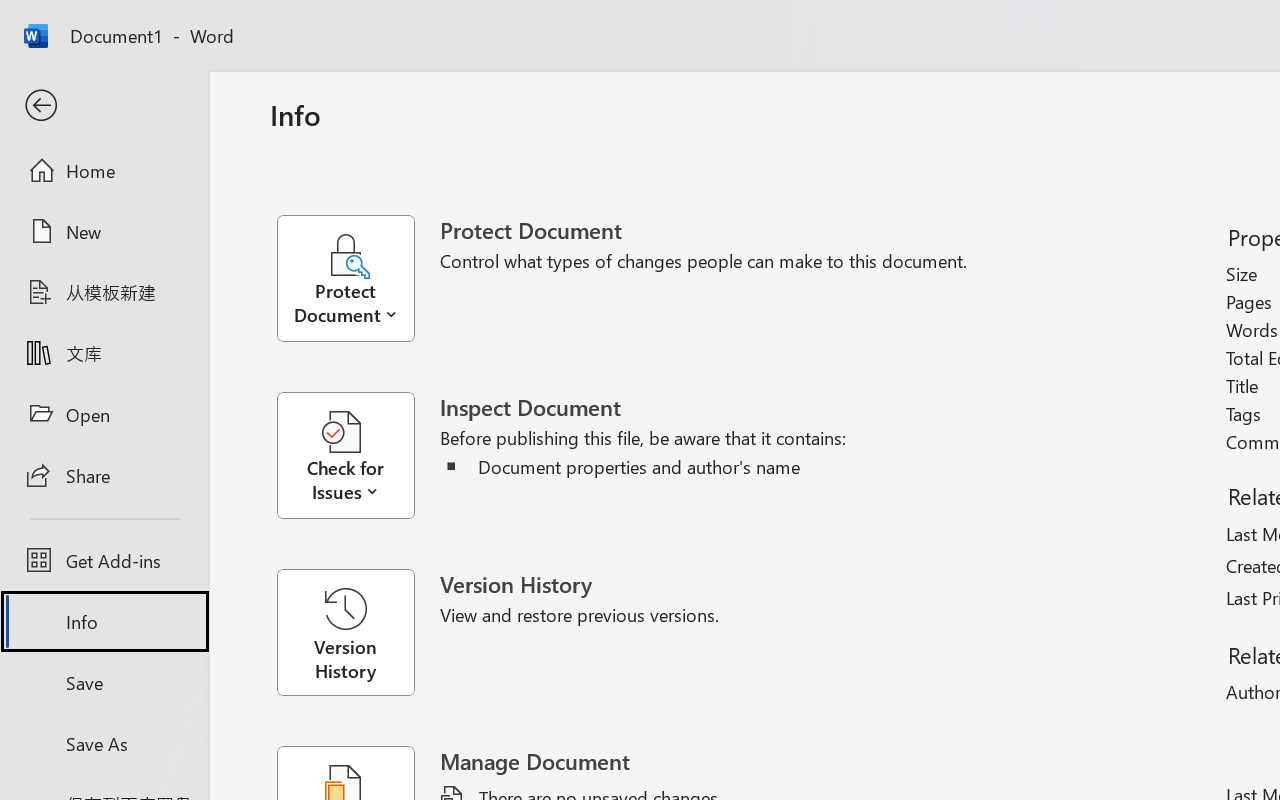  What do you see at coordinates (103, 560) in the screenshot?
I see `'Get Add-ins'` at bounding box center [103, 560].